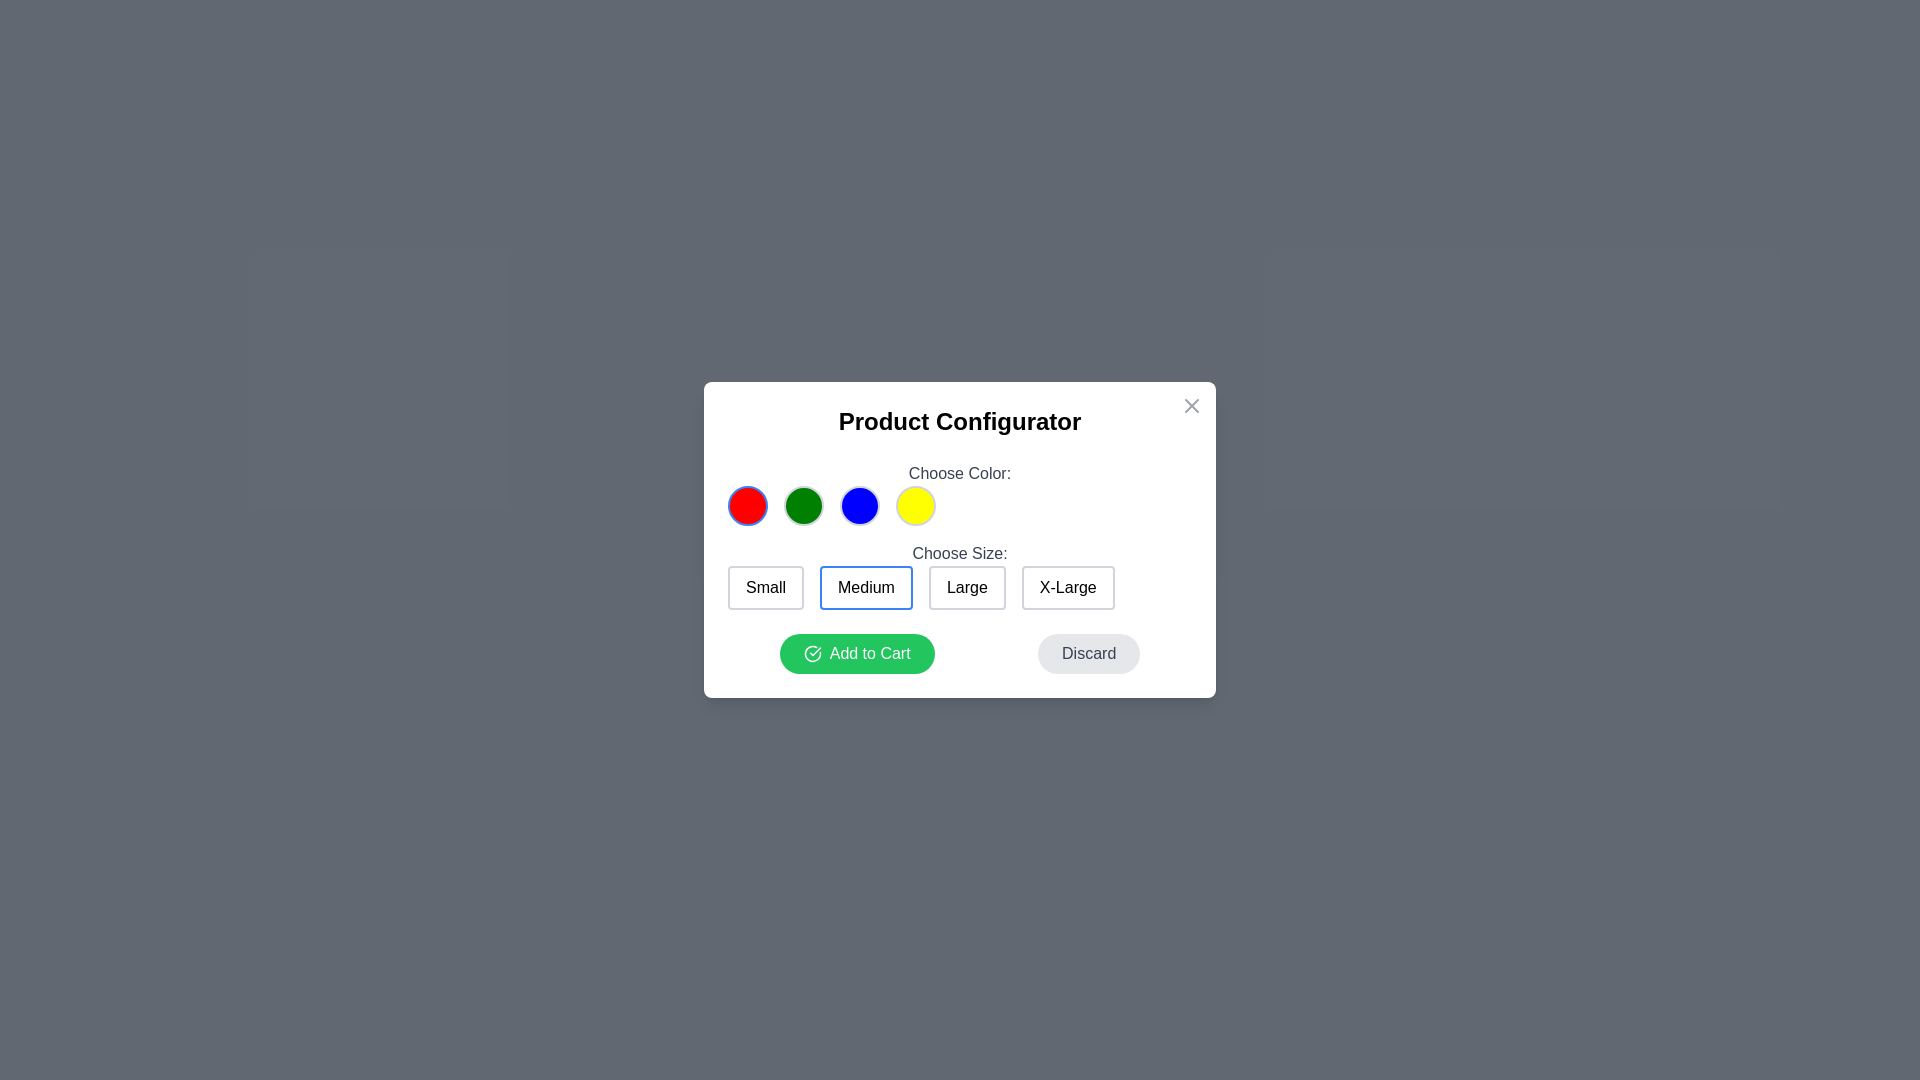 Image resolution: width=1920 pixels, height=1080 pixels. What do you see at coordinates (1067, 586) in the screenshot?
I see `the 'X-Large' size button, which is the last in a group of size selection buttons arranged horizontally` at bounding box center [1067, 586].